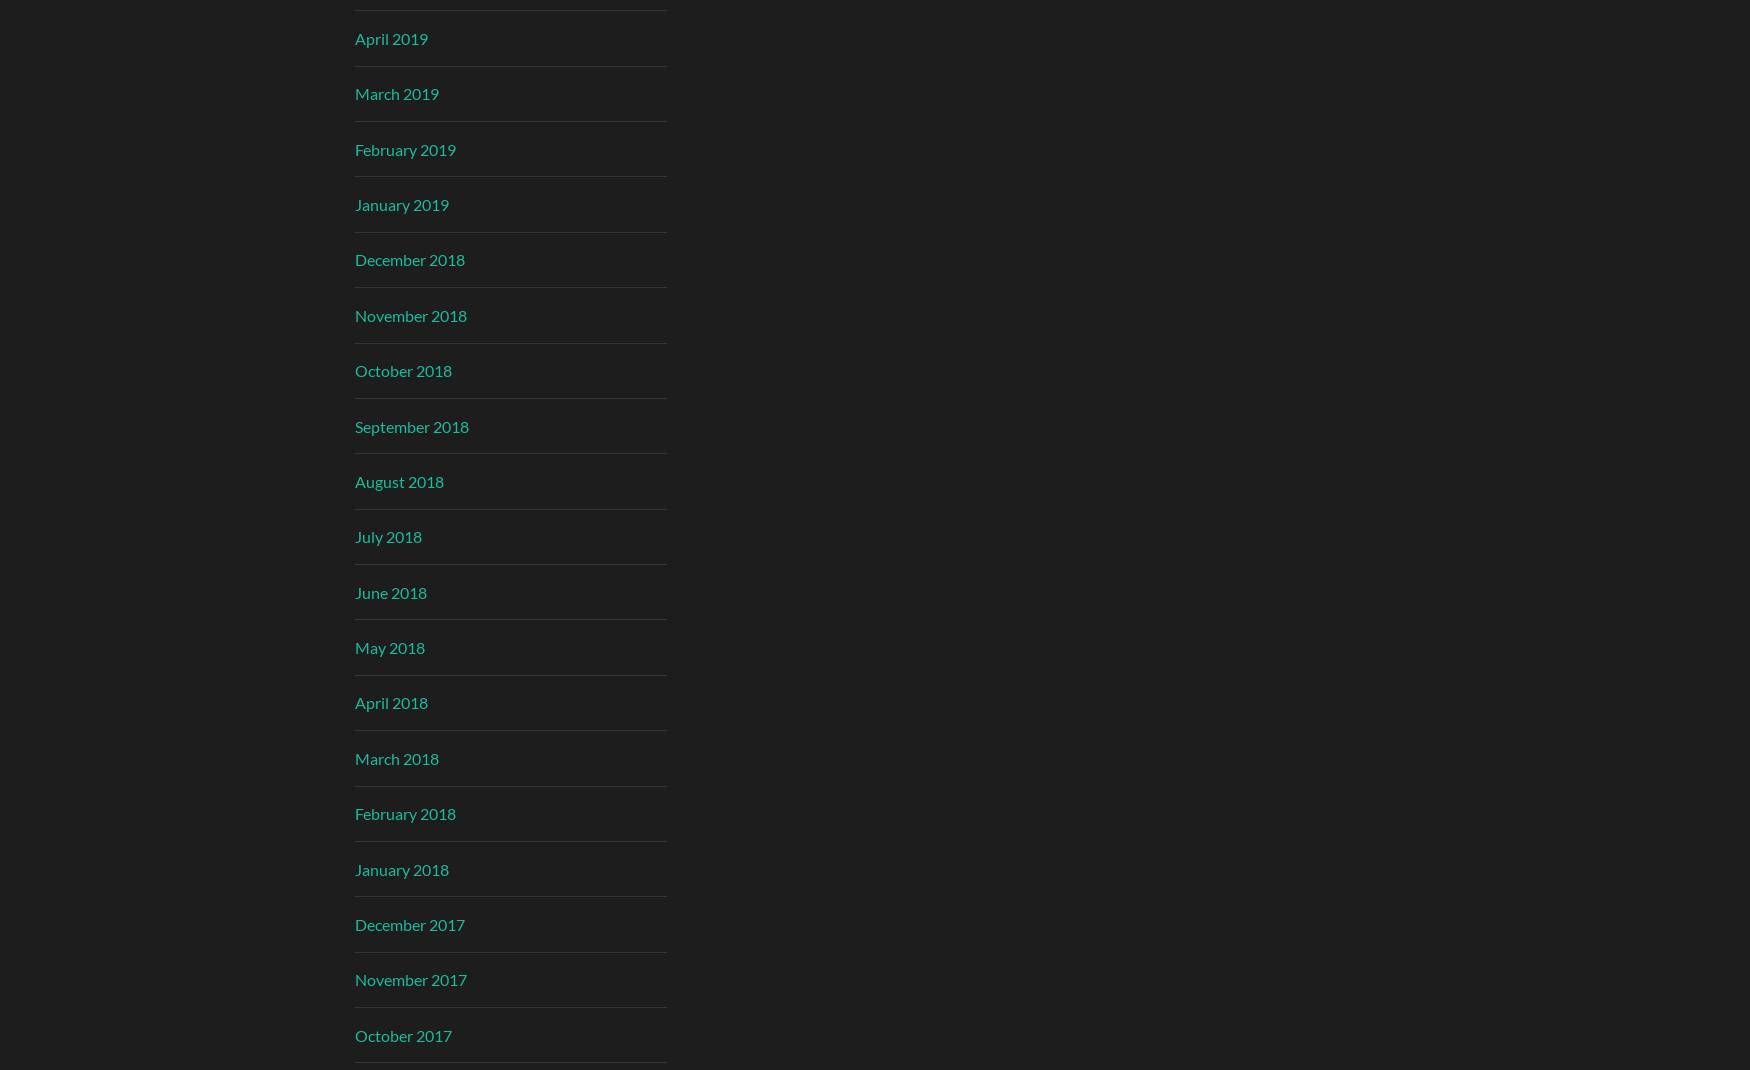 The width and height of the screenshot is (1750, 1070). I want to click on 'June 2018', so click(389, 590).